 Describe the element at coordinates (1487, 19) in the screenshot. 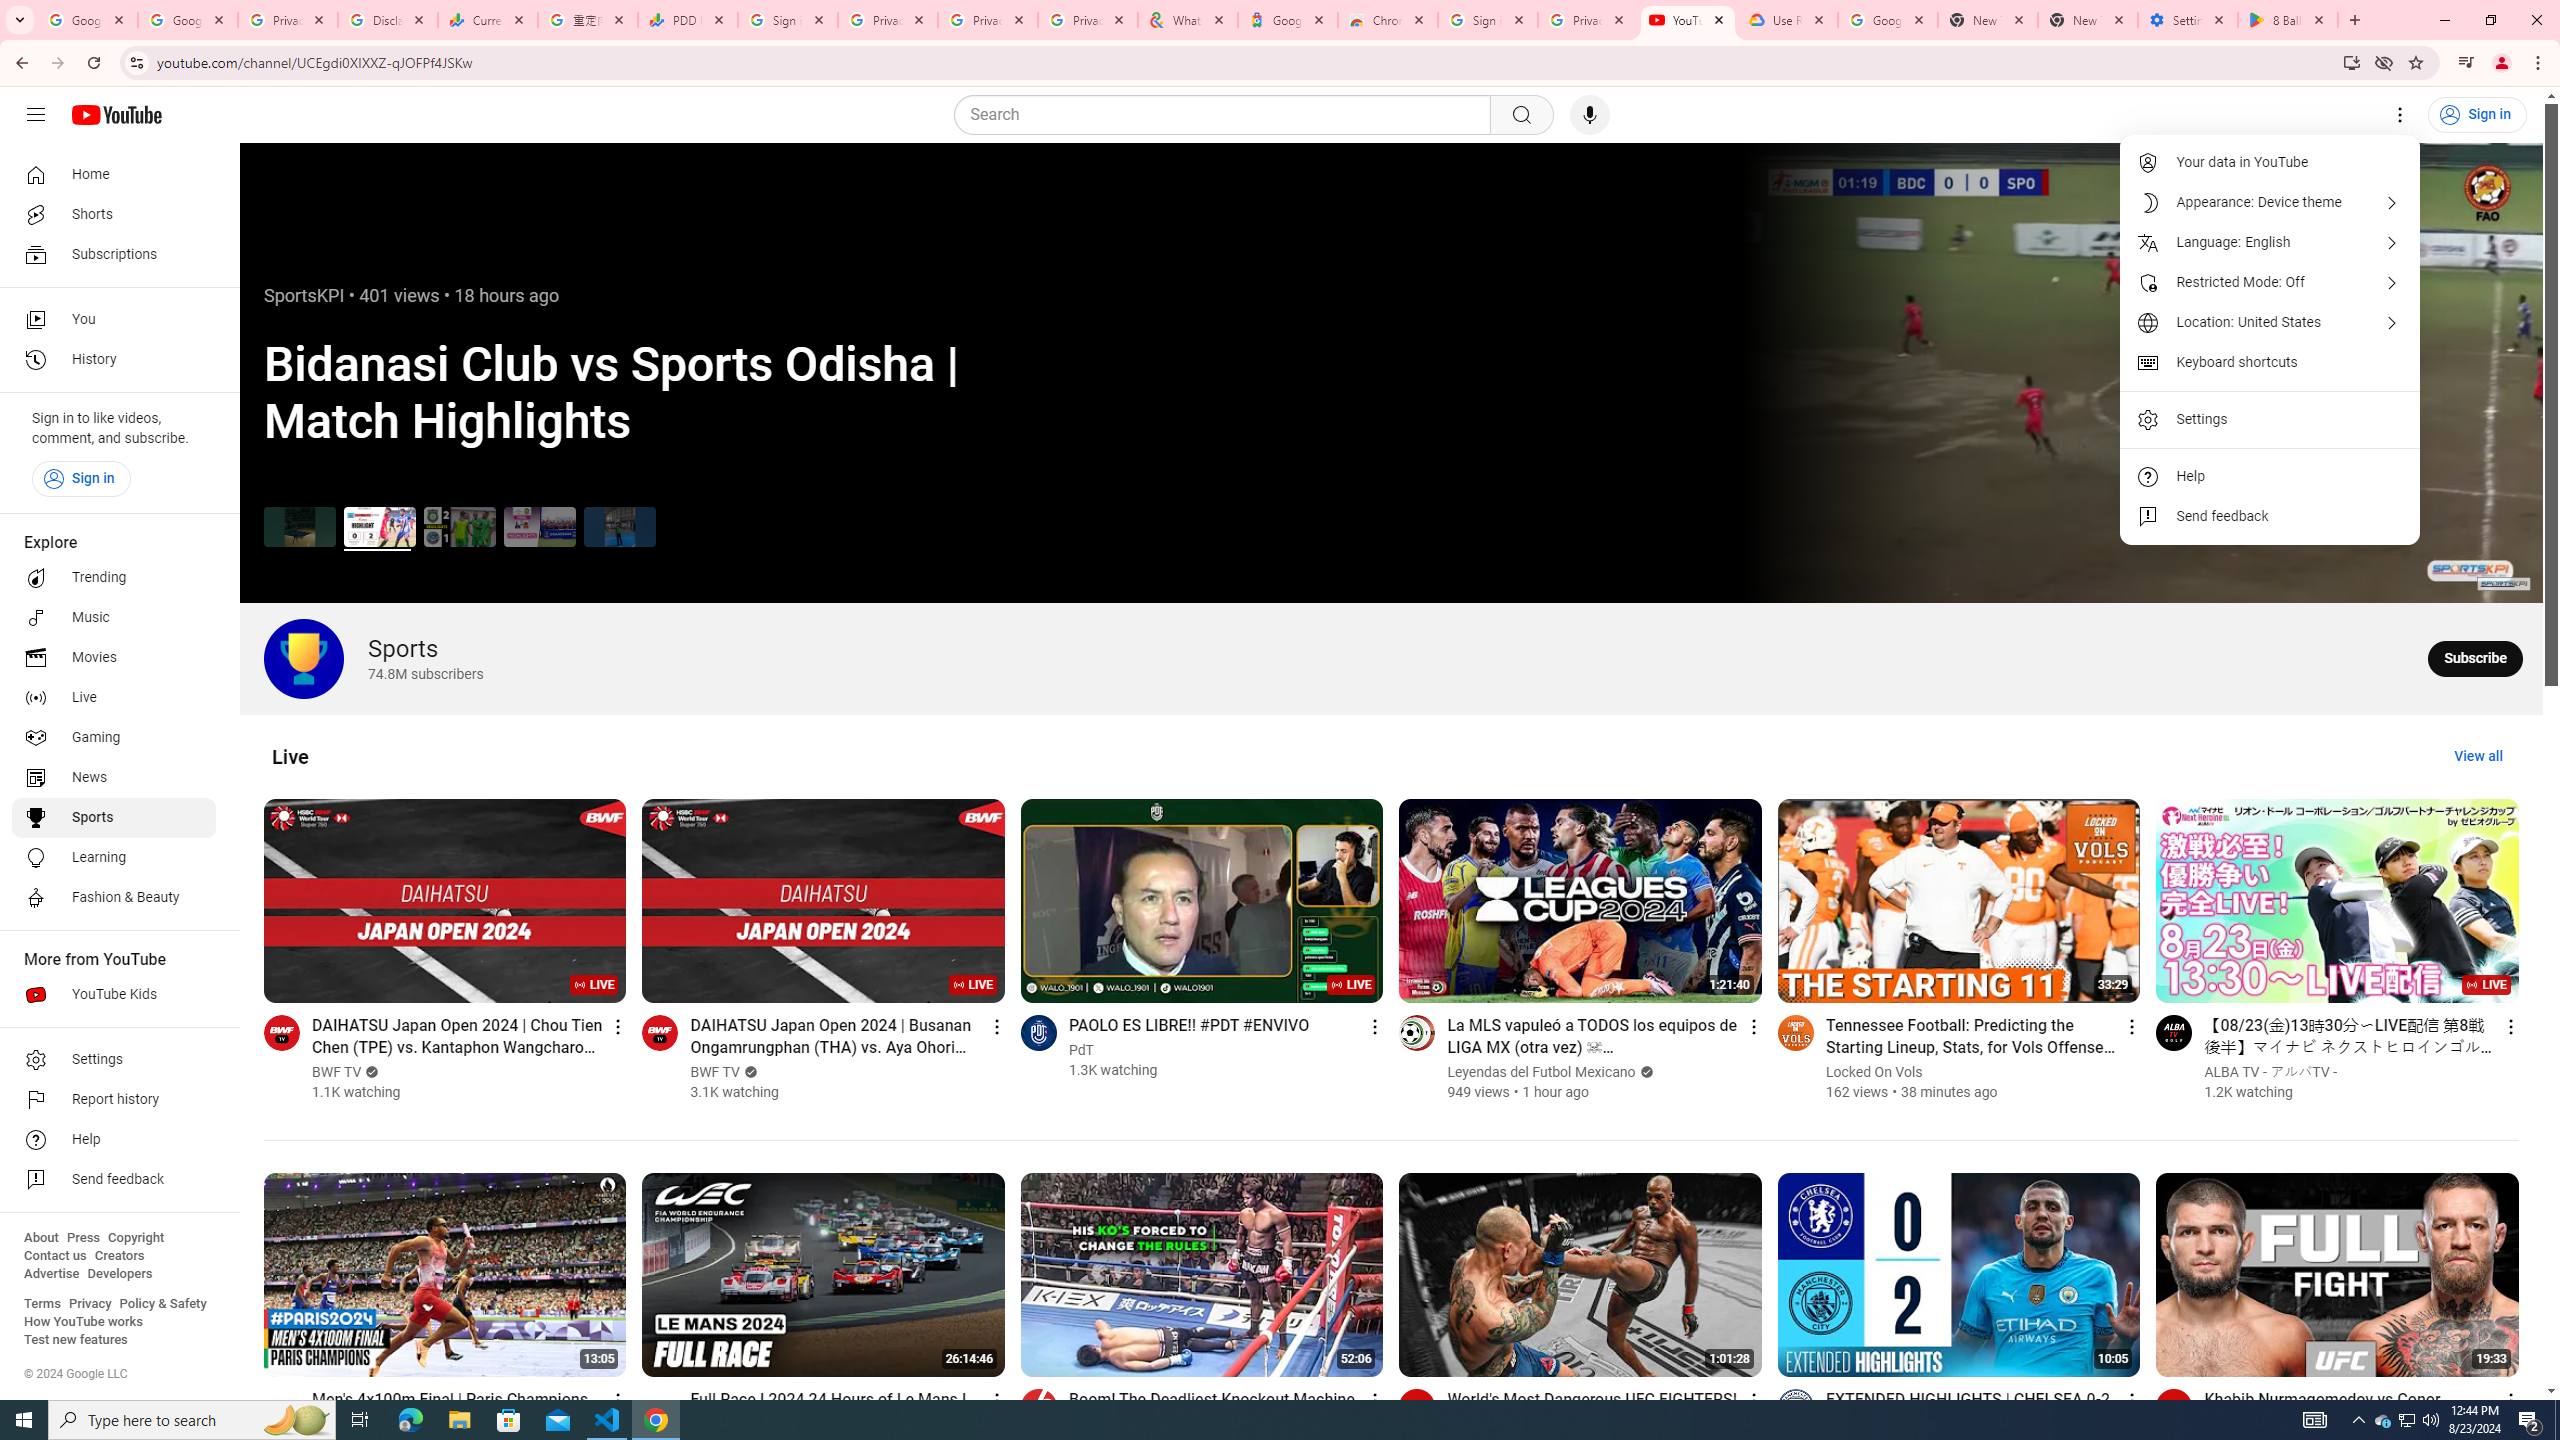

I see `'Sign in - Google Accounts'` at that location.